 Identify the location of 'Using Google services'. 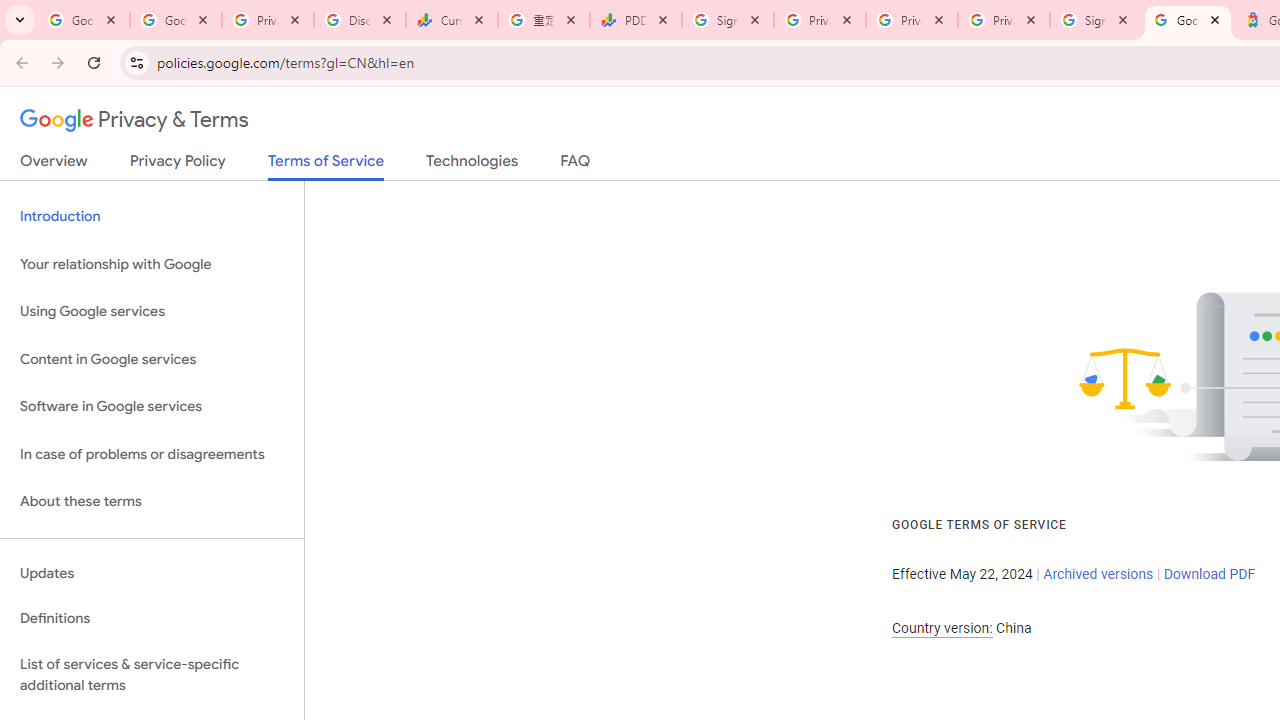
(151, 312).